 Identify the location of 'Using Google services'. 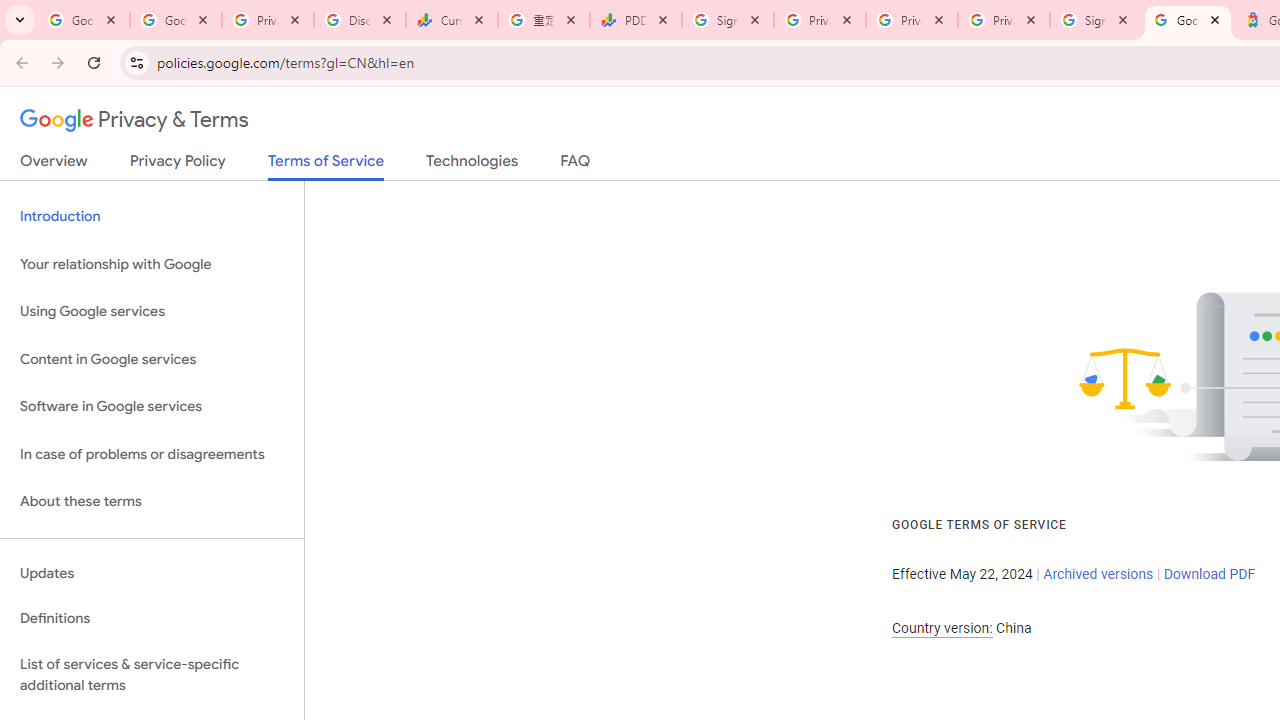
(151, 312).